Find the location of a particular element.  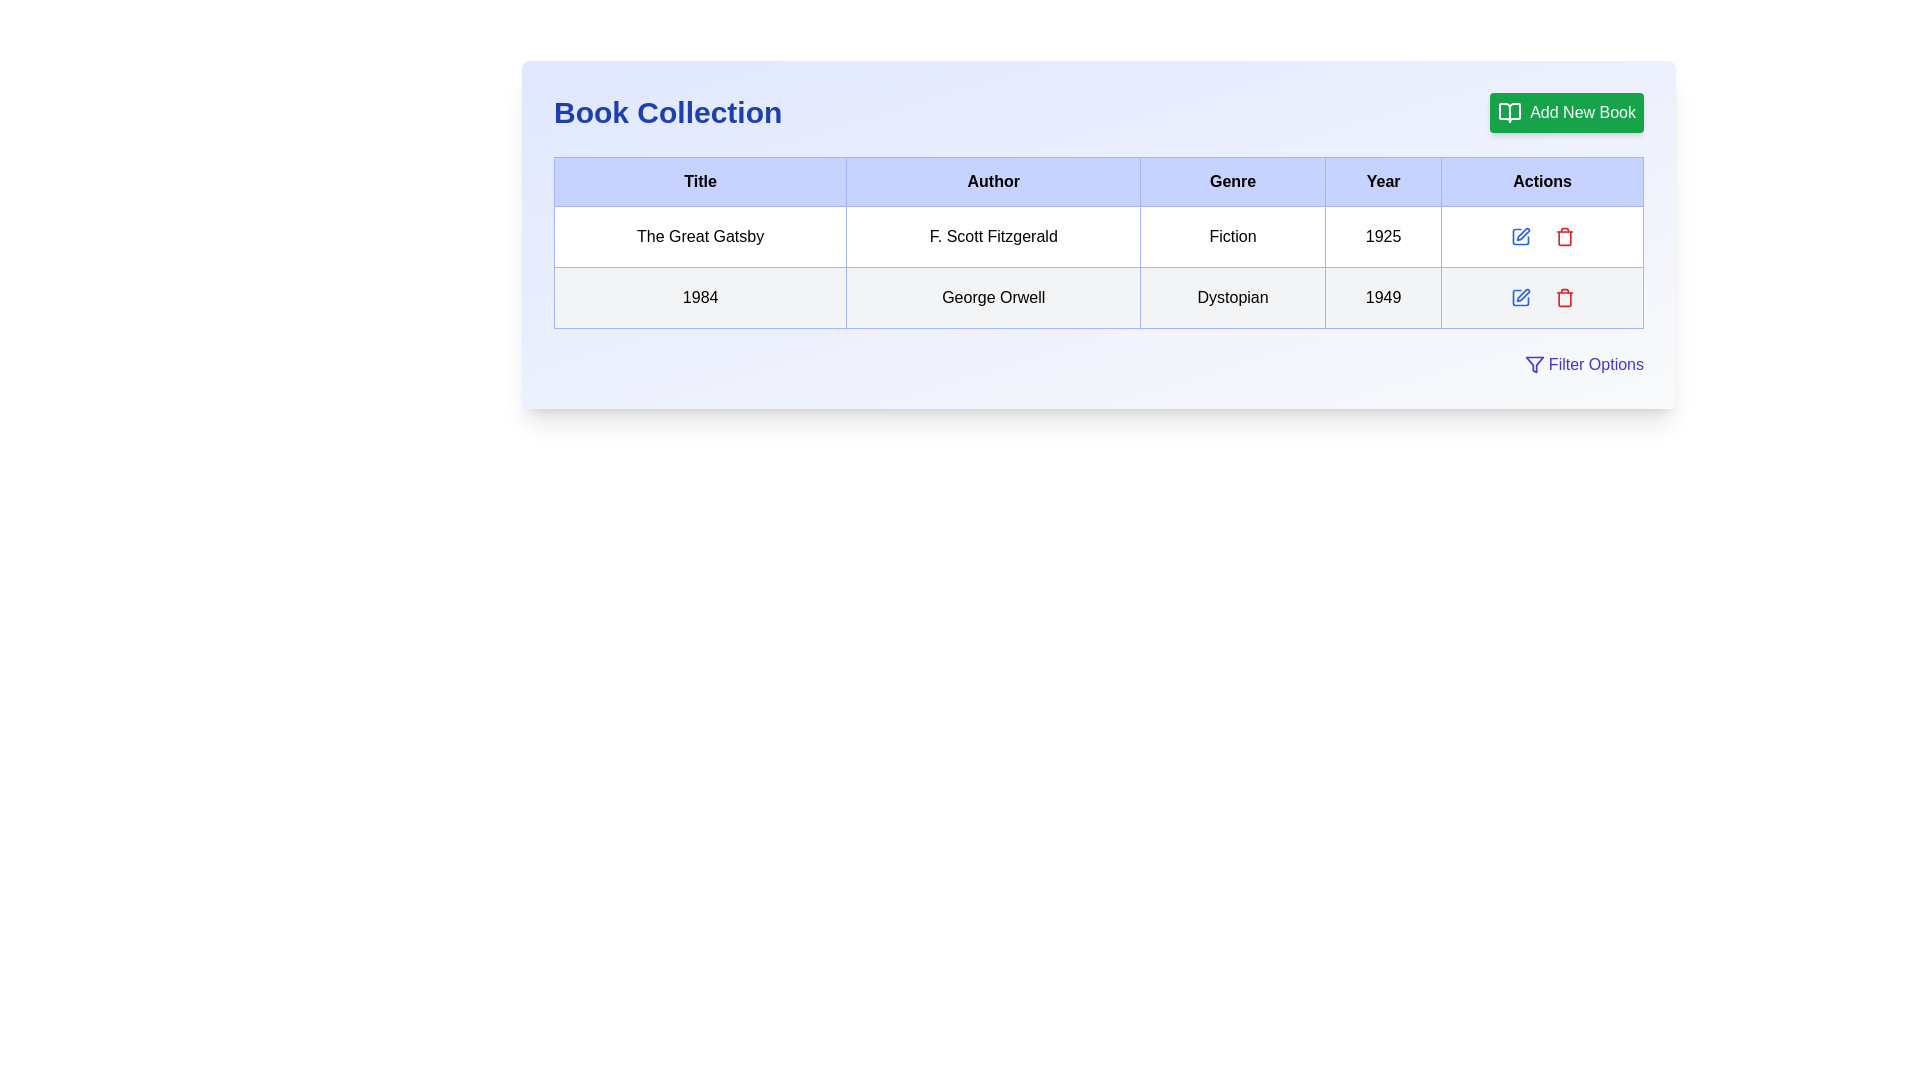

the 'Author' column header in the table, which is positioned between the 'Title' and 'Genre' column headers is located at coordinates (993, 181).